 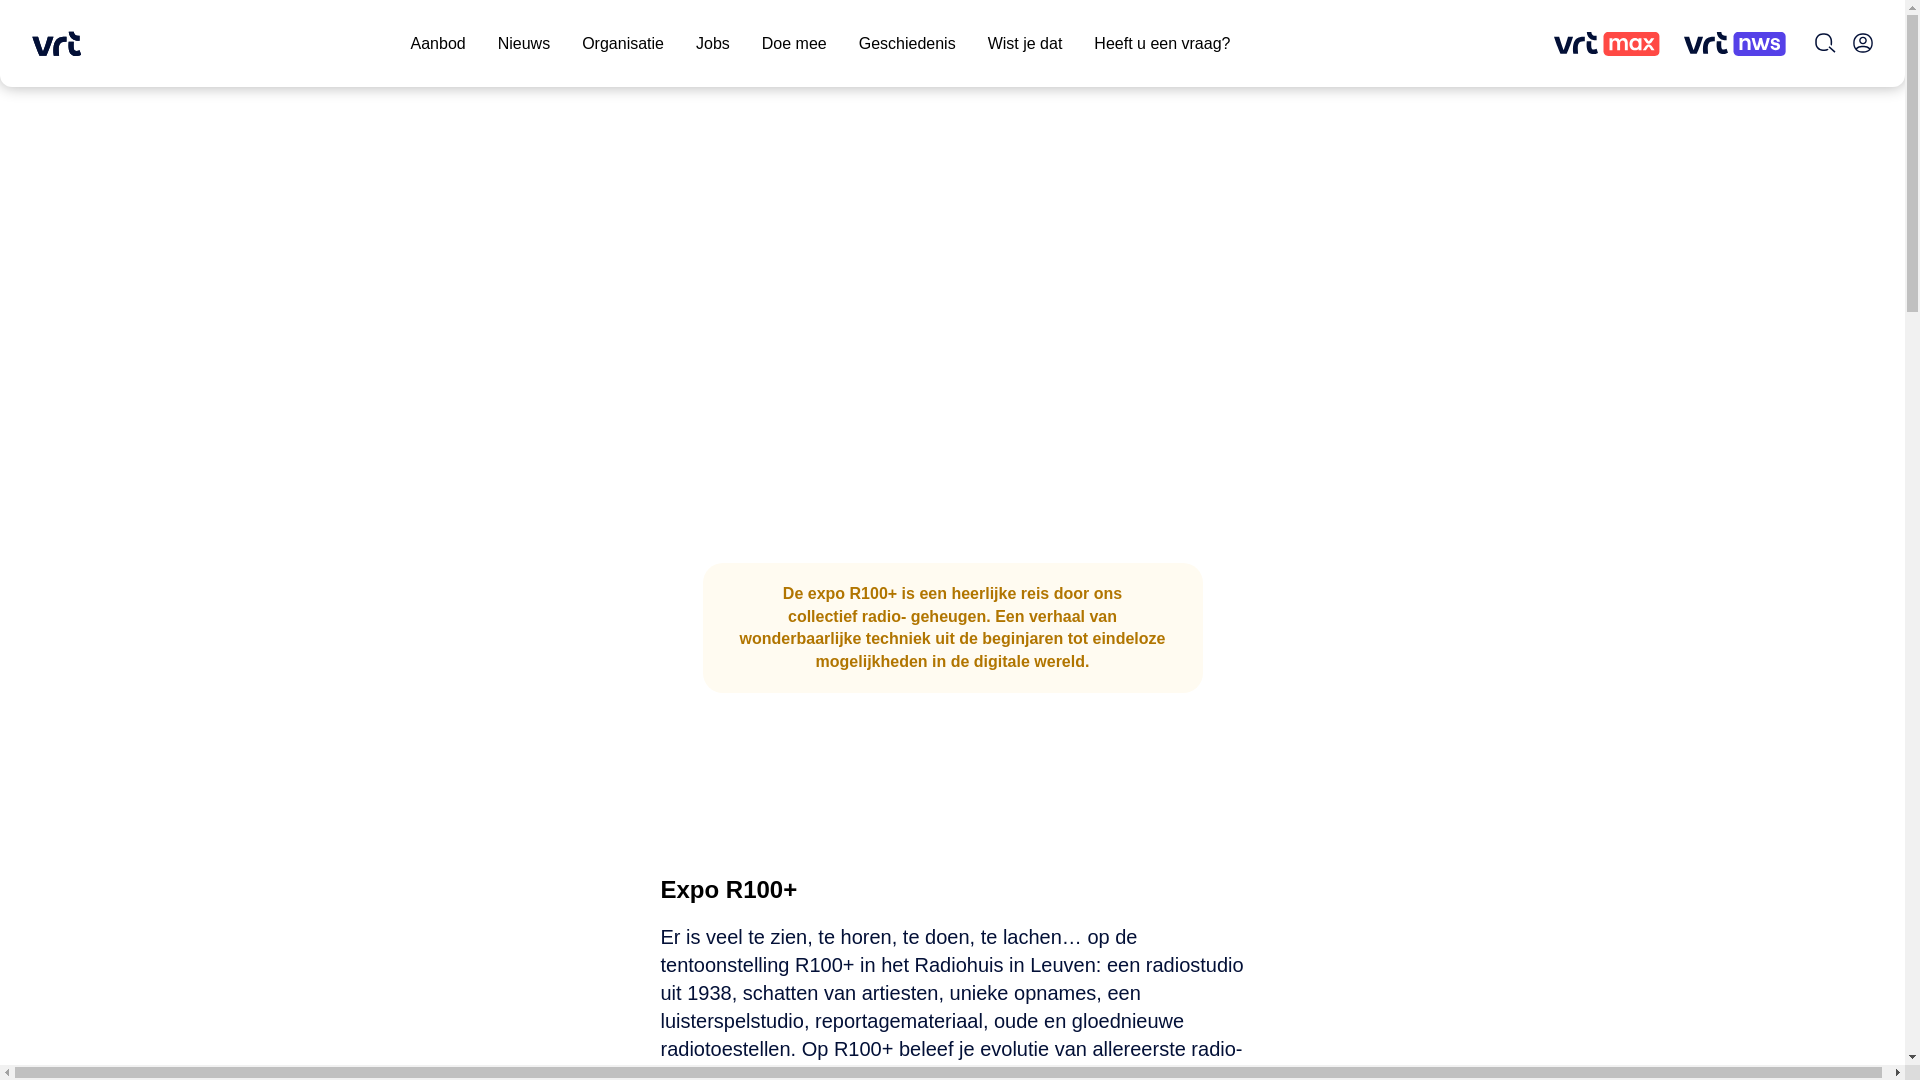 I want to click on 'Aanbod', so click(x=437, y=43).